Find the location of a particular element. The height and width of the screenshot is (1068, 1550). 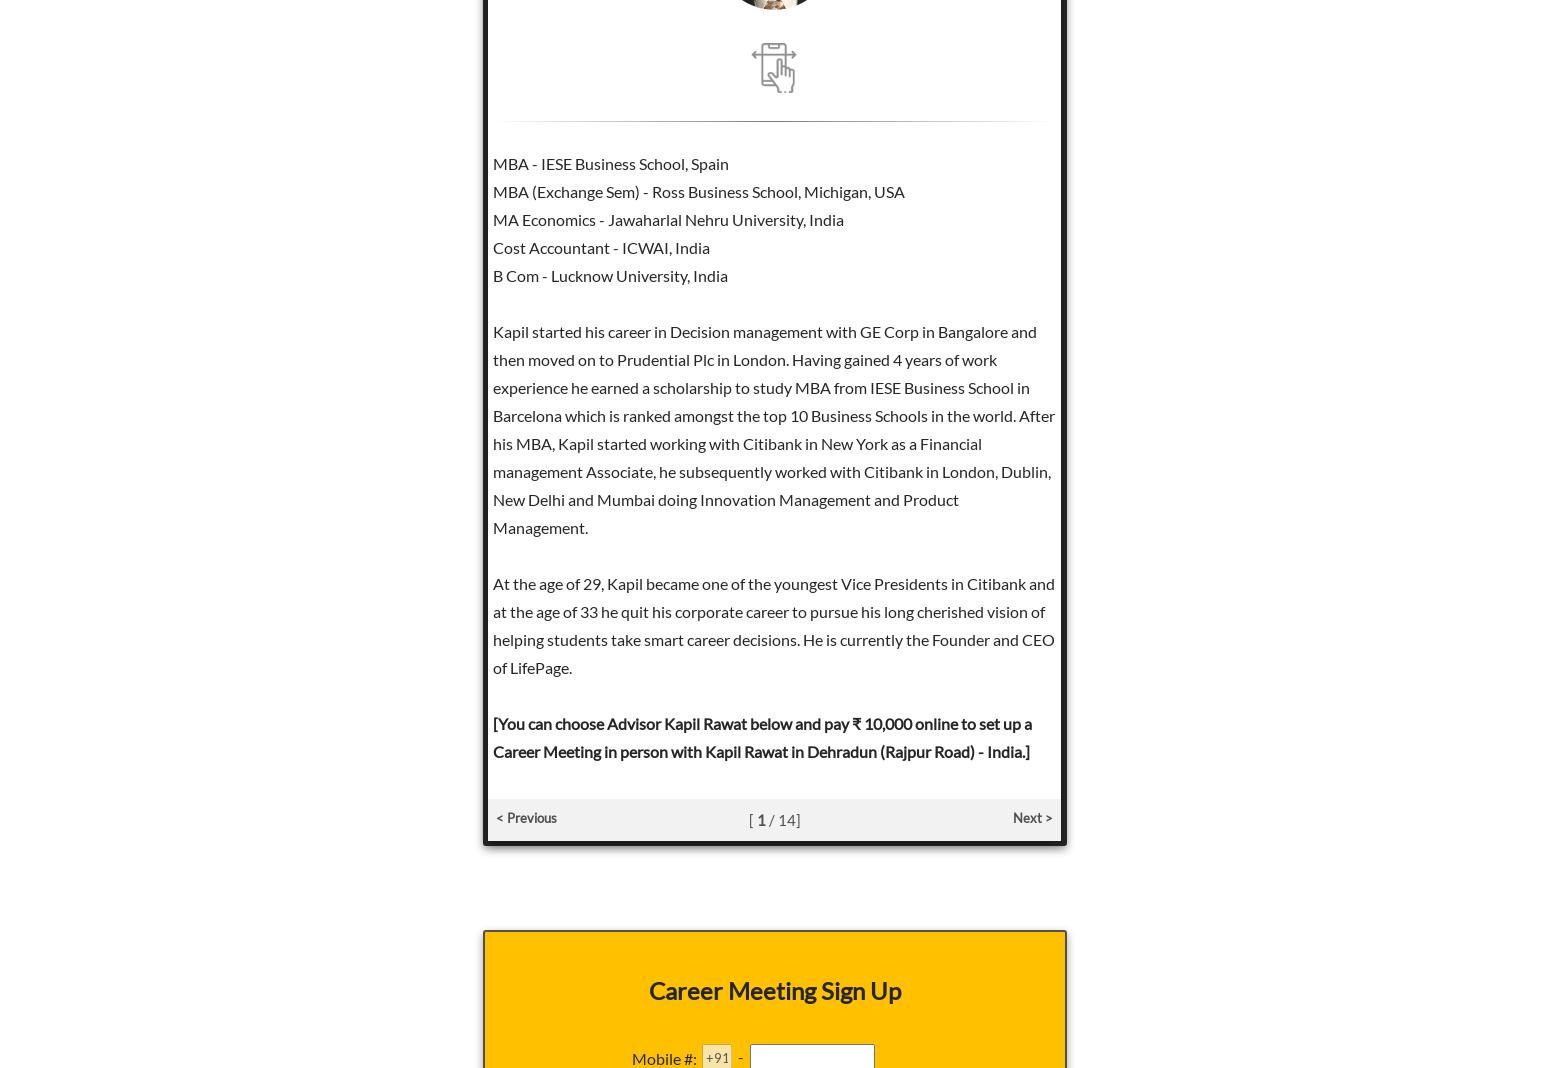

'BA & B Ed Utkal University' is located at coordinates (1156, 162).